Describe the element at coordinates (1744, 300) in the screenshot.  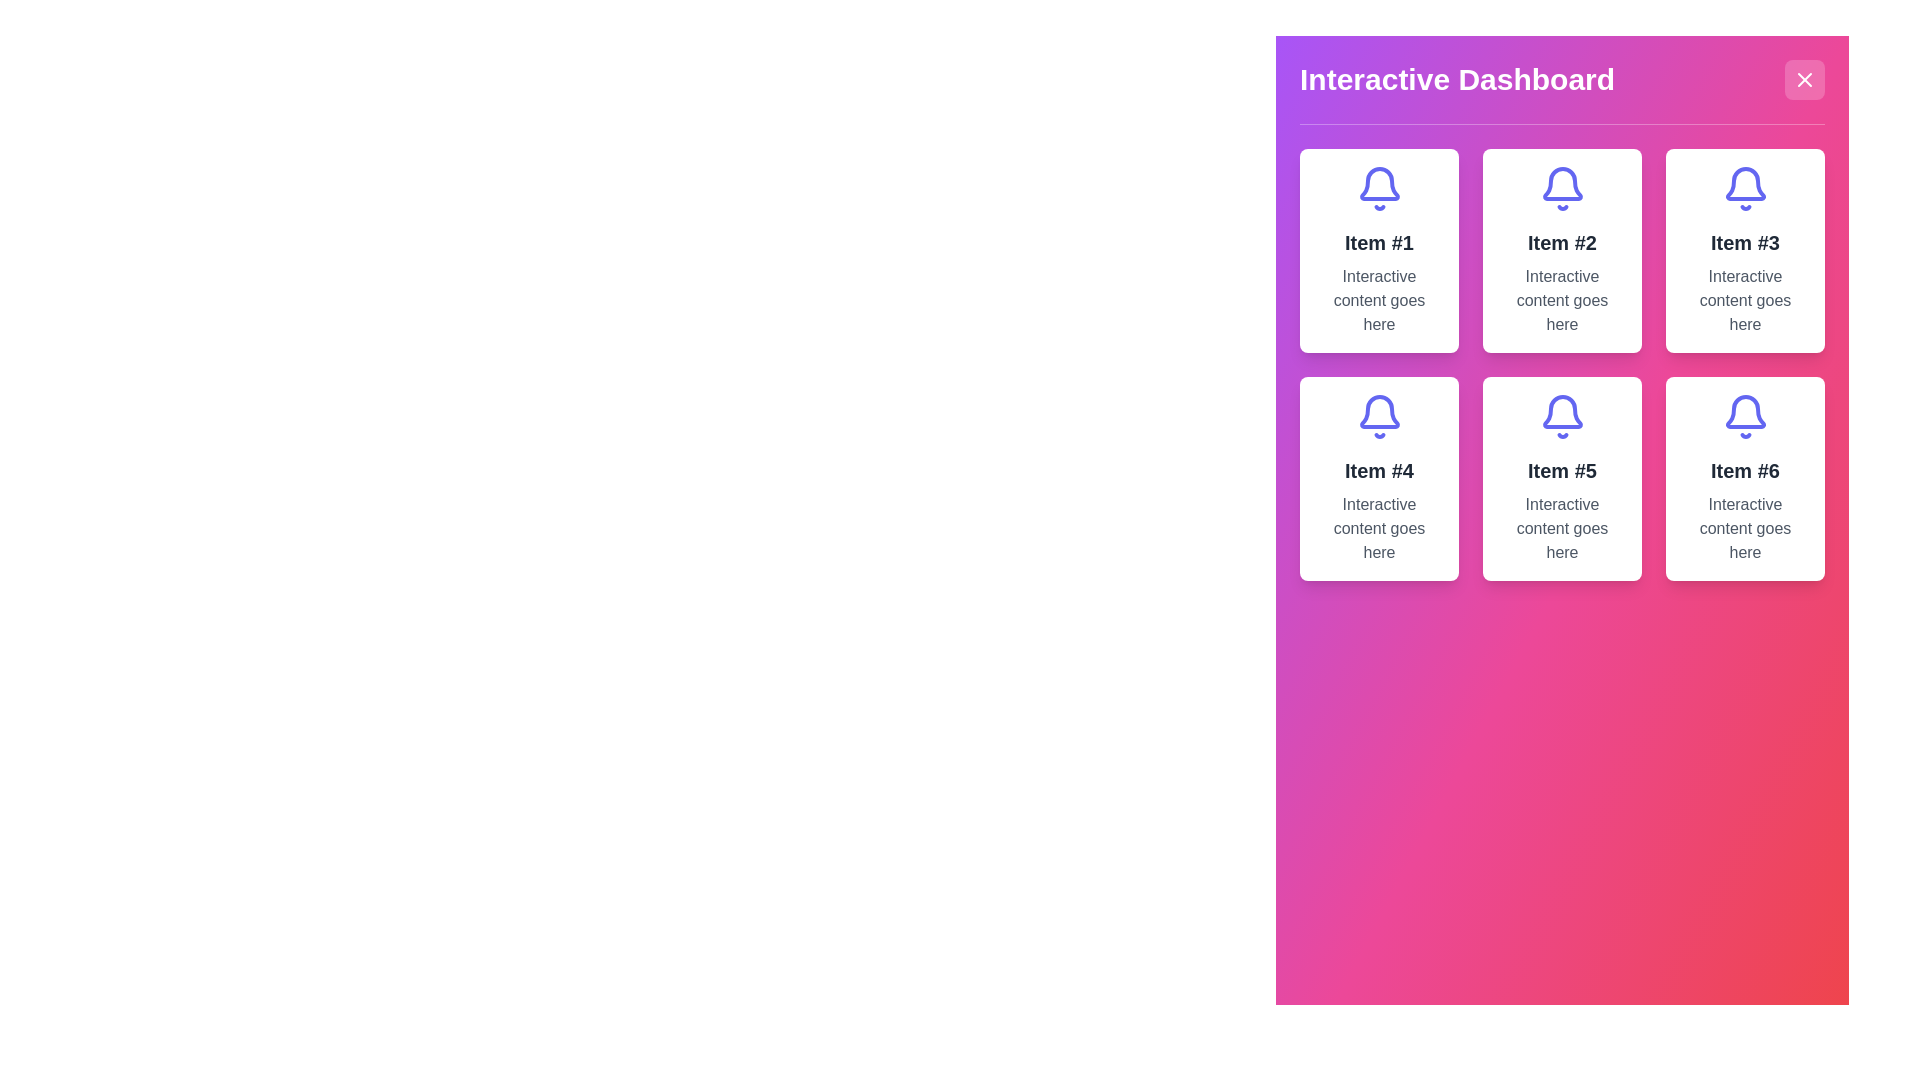
I see `the static text element indicating 'Item #3', which is located beneath the title in the top-right corner of the grid display` at that location.